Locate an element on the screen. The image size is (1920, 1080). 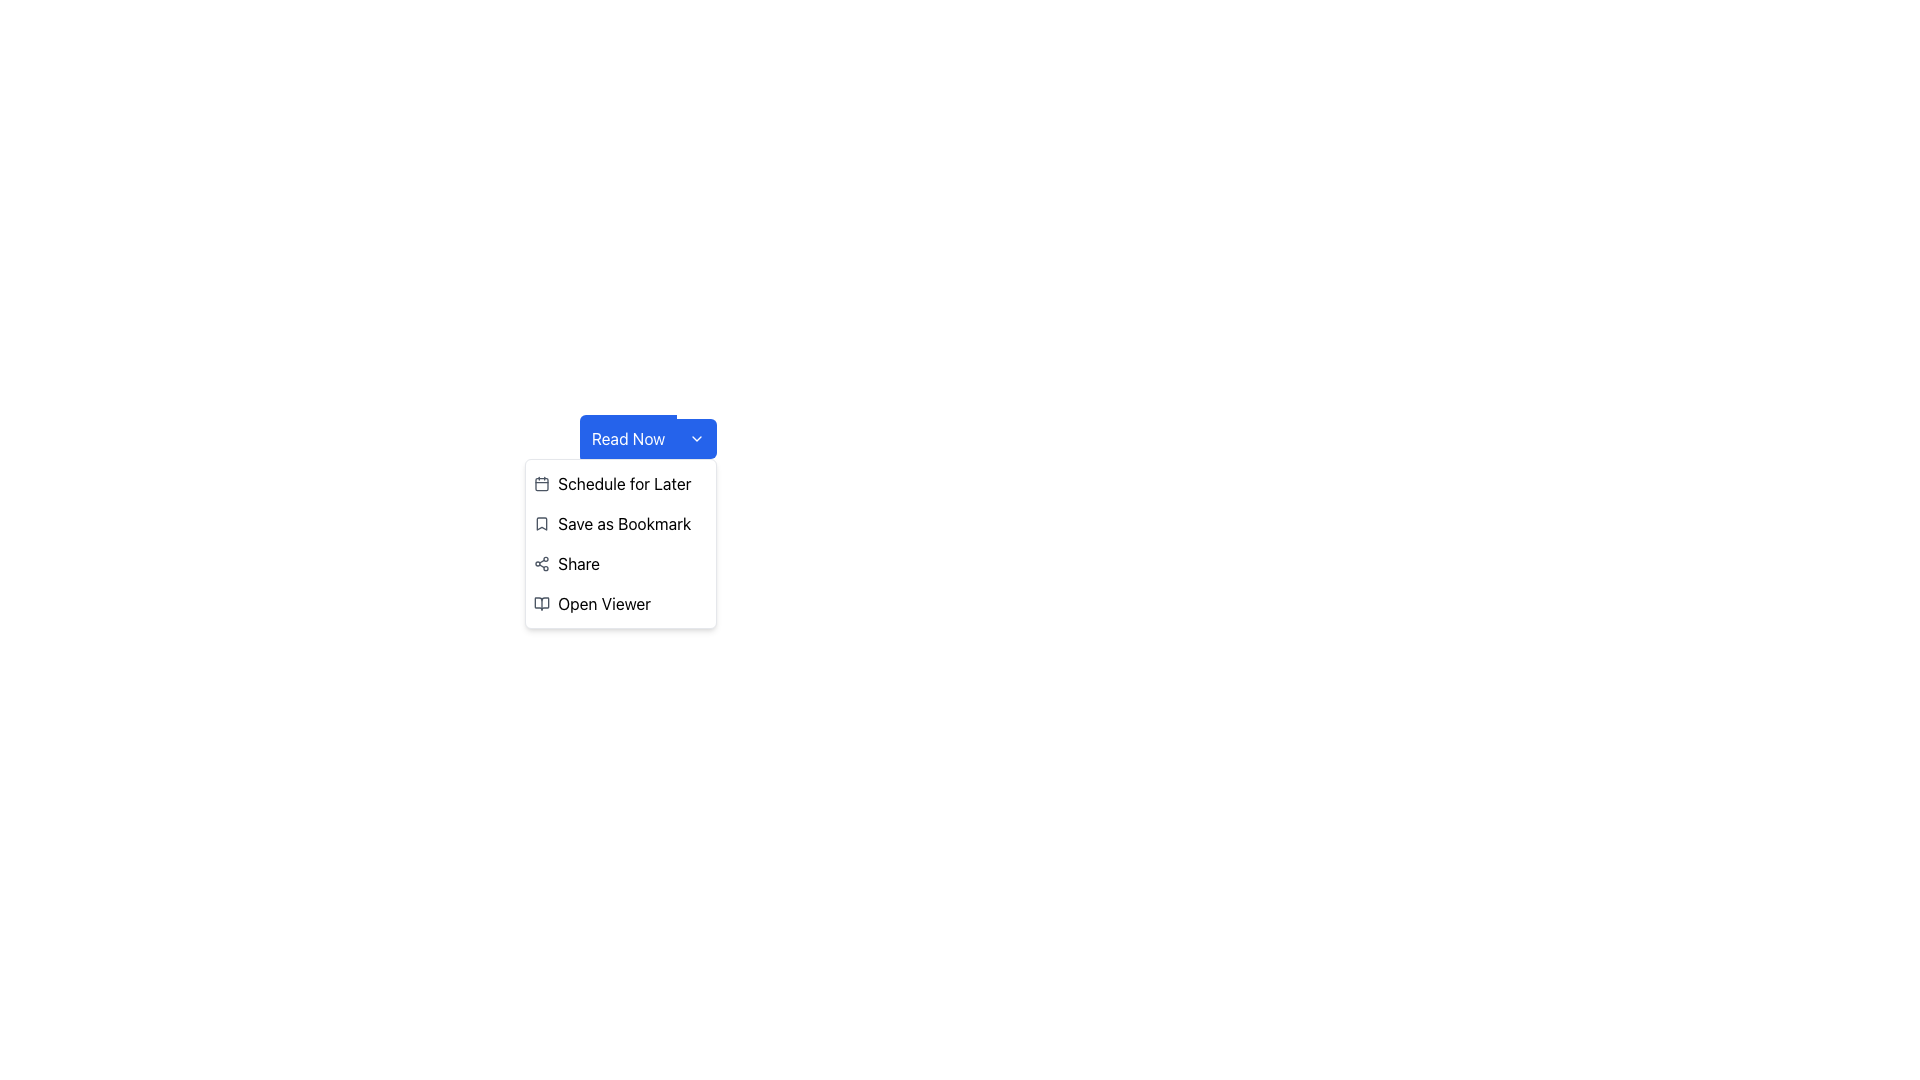
the clickable list item labeled 'Save as Bookmark' that has a bookmark icon, located below the 'Read Now' button and above the 'Share' option is located at coordinates (620, 523).